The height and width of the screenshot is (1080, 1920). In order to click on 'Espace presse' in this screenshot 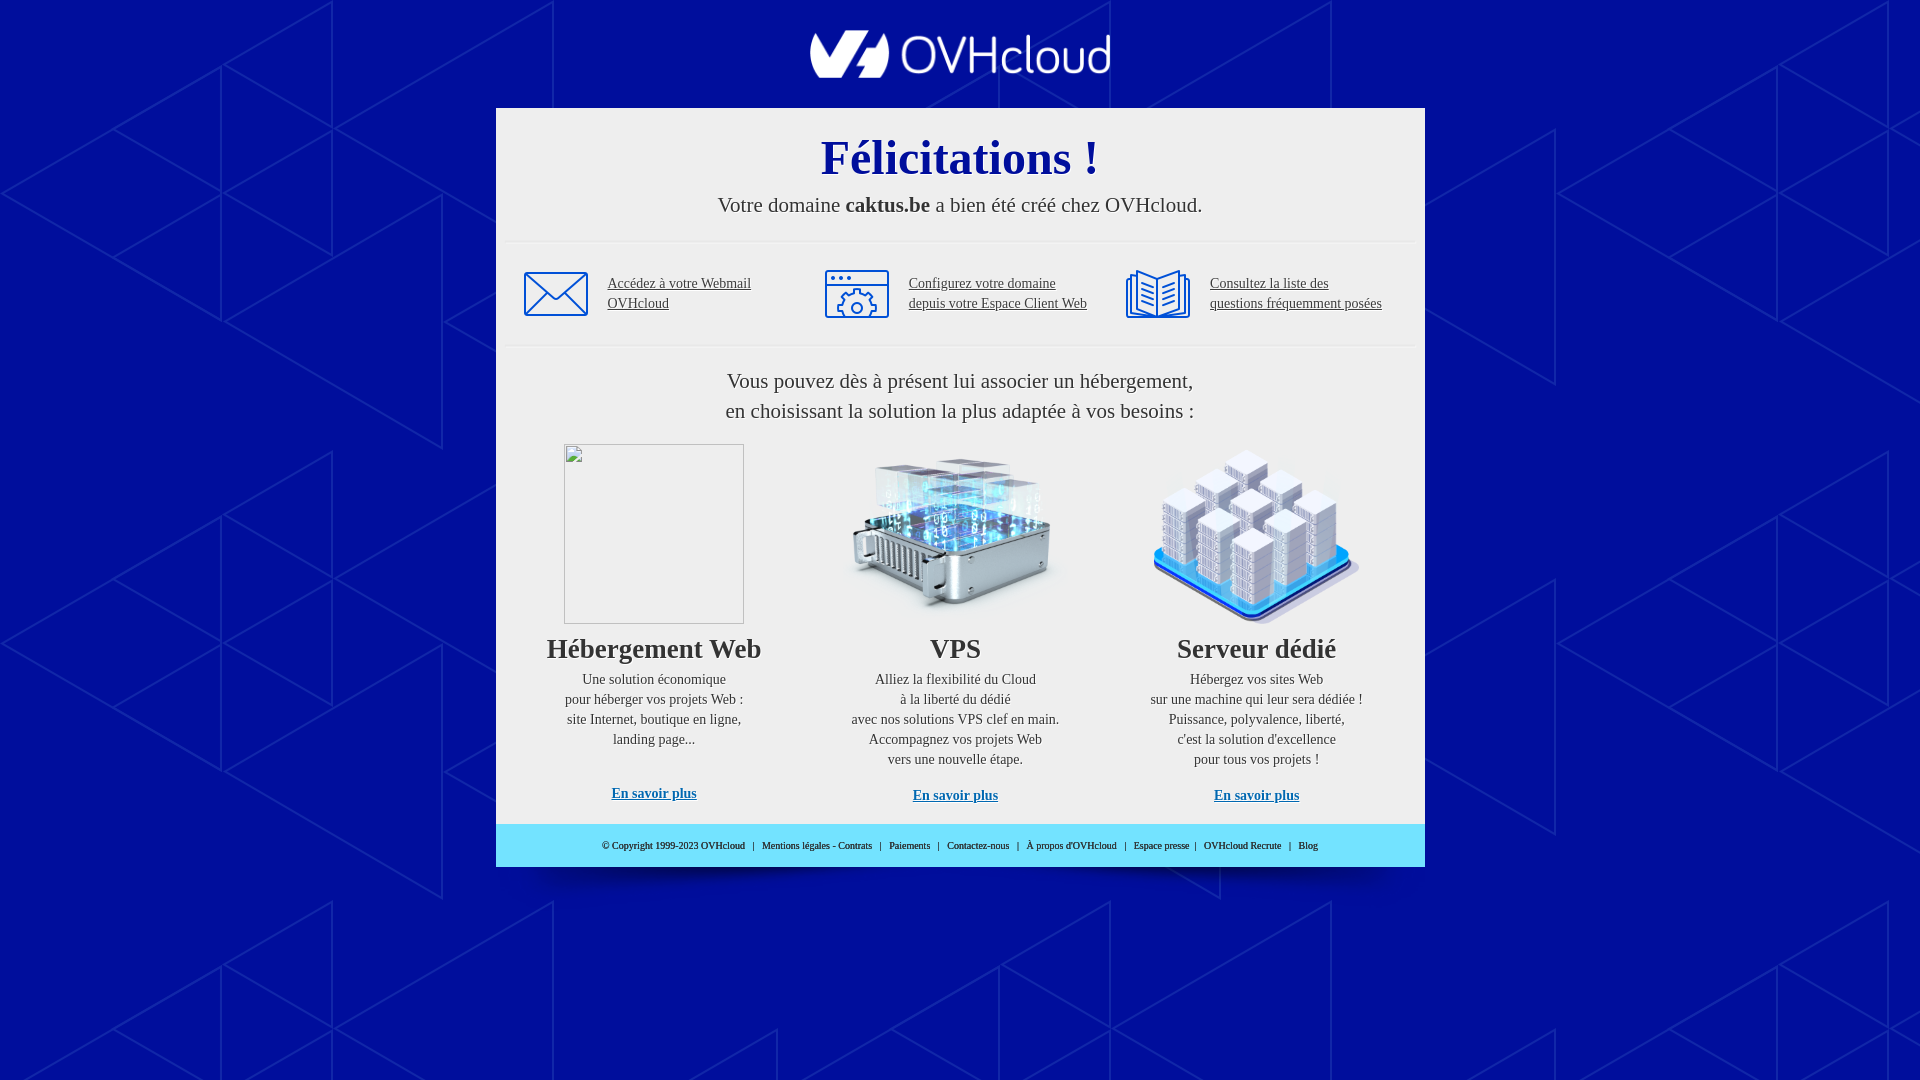, I will do `click(1161, 845)`.